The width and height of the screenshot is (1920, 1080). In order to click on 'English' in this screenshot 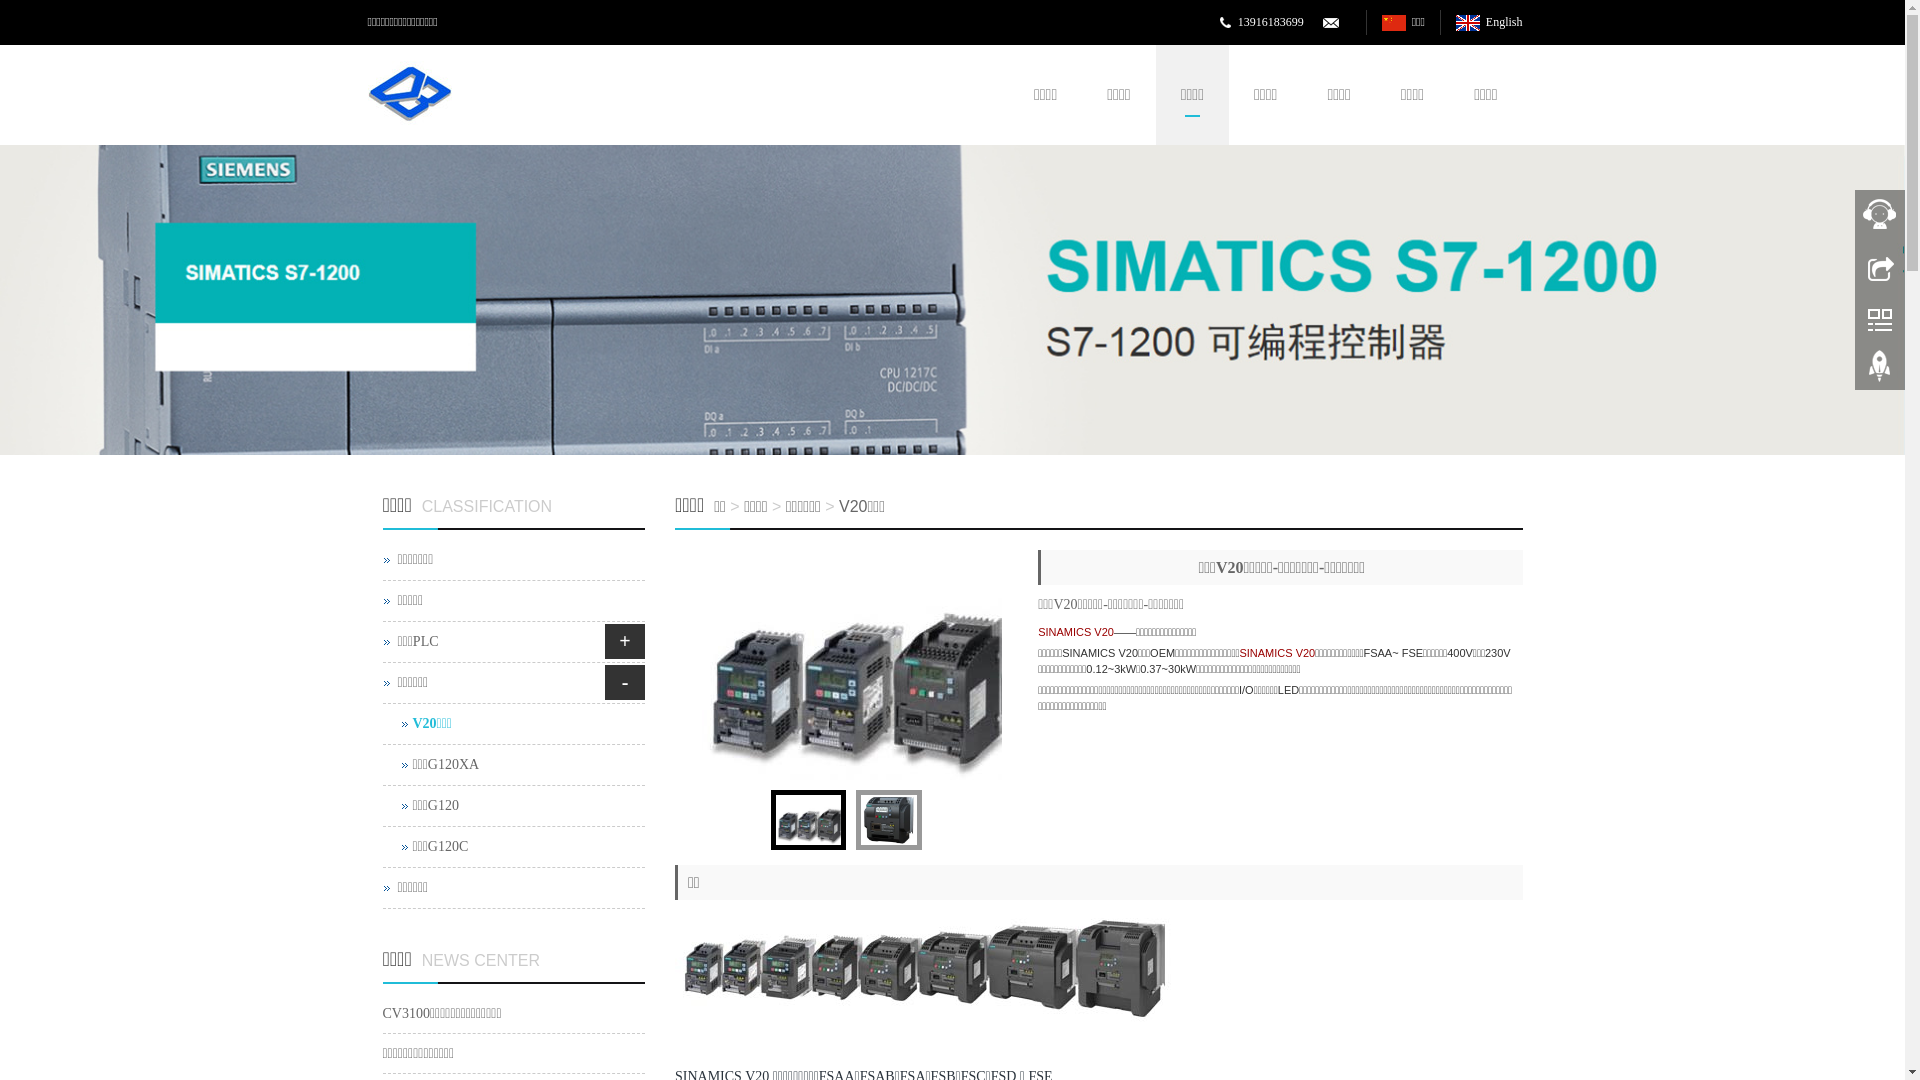, I will do `click(1440, 22)`.